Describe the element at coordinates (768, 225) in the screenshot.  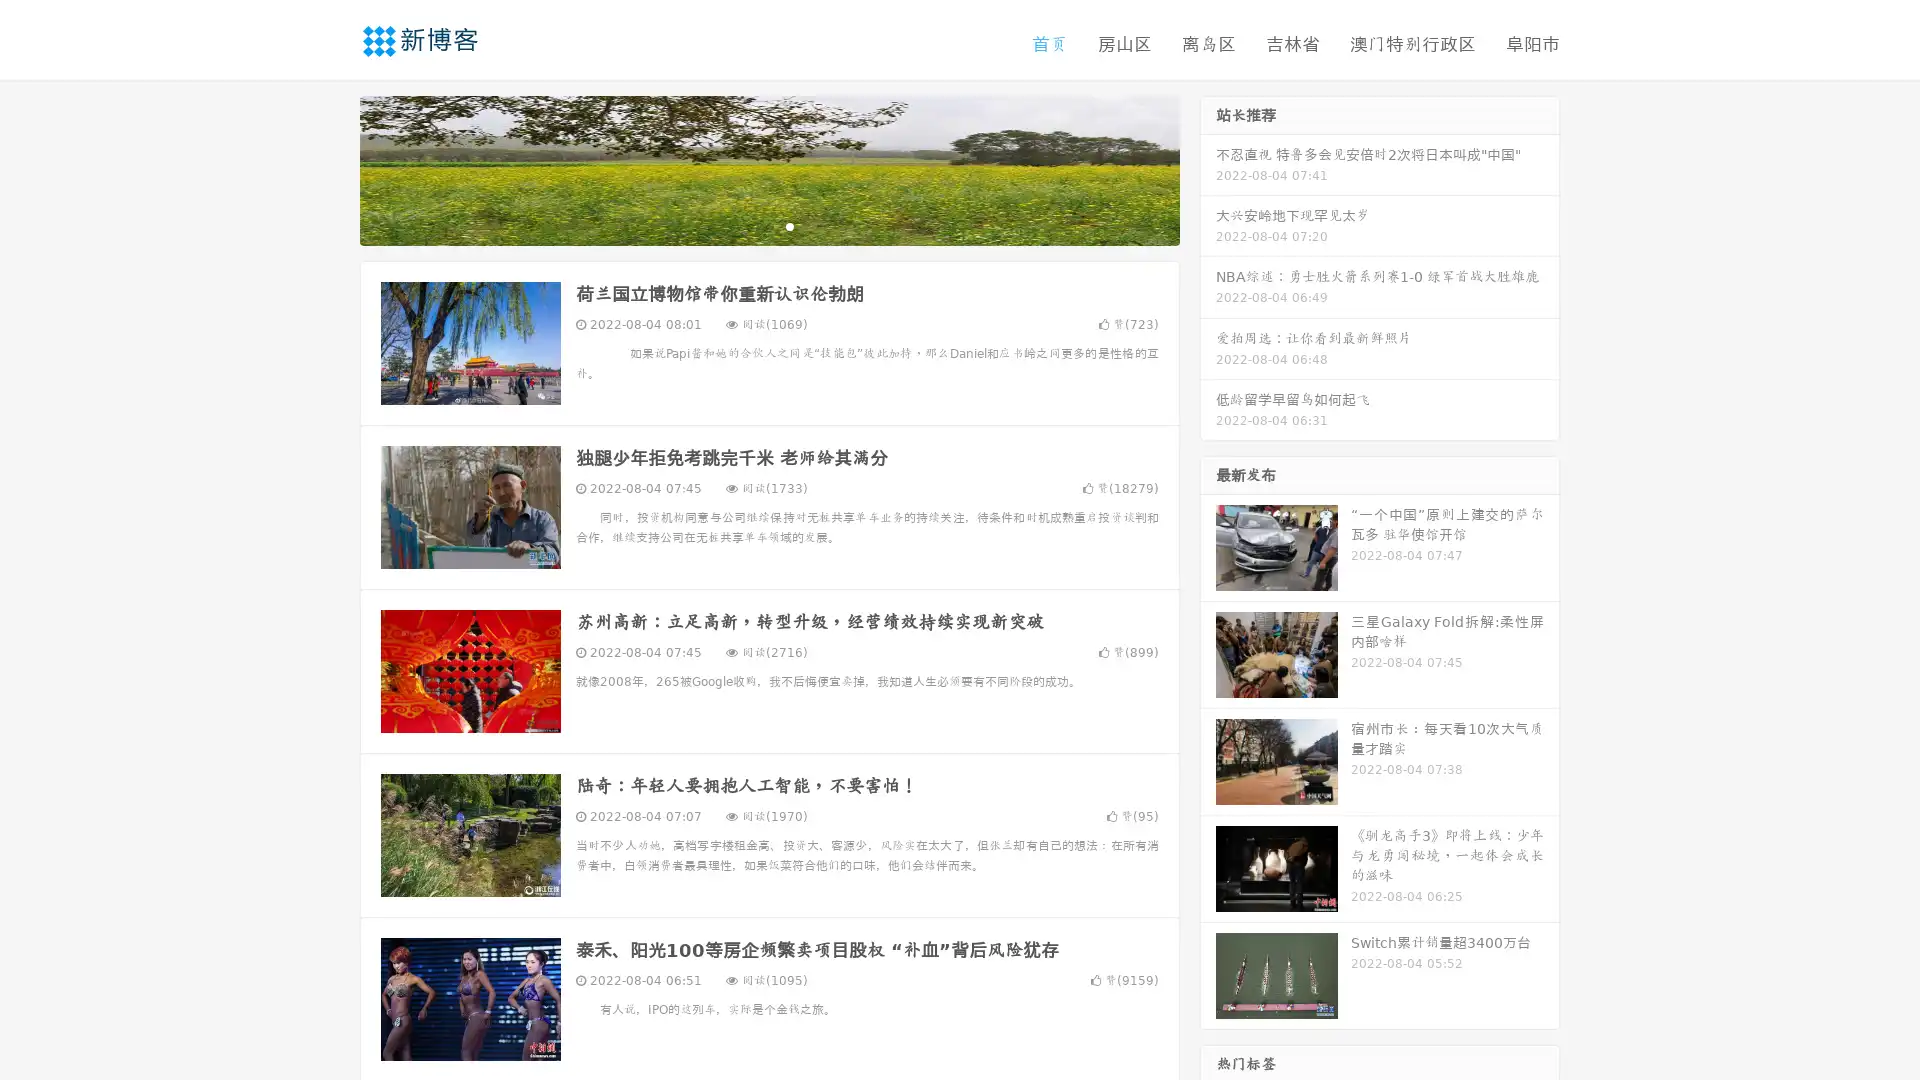
I see `Go to slide 2` at that location.